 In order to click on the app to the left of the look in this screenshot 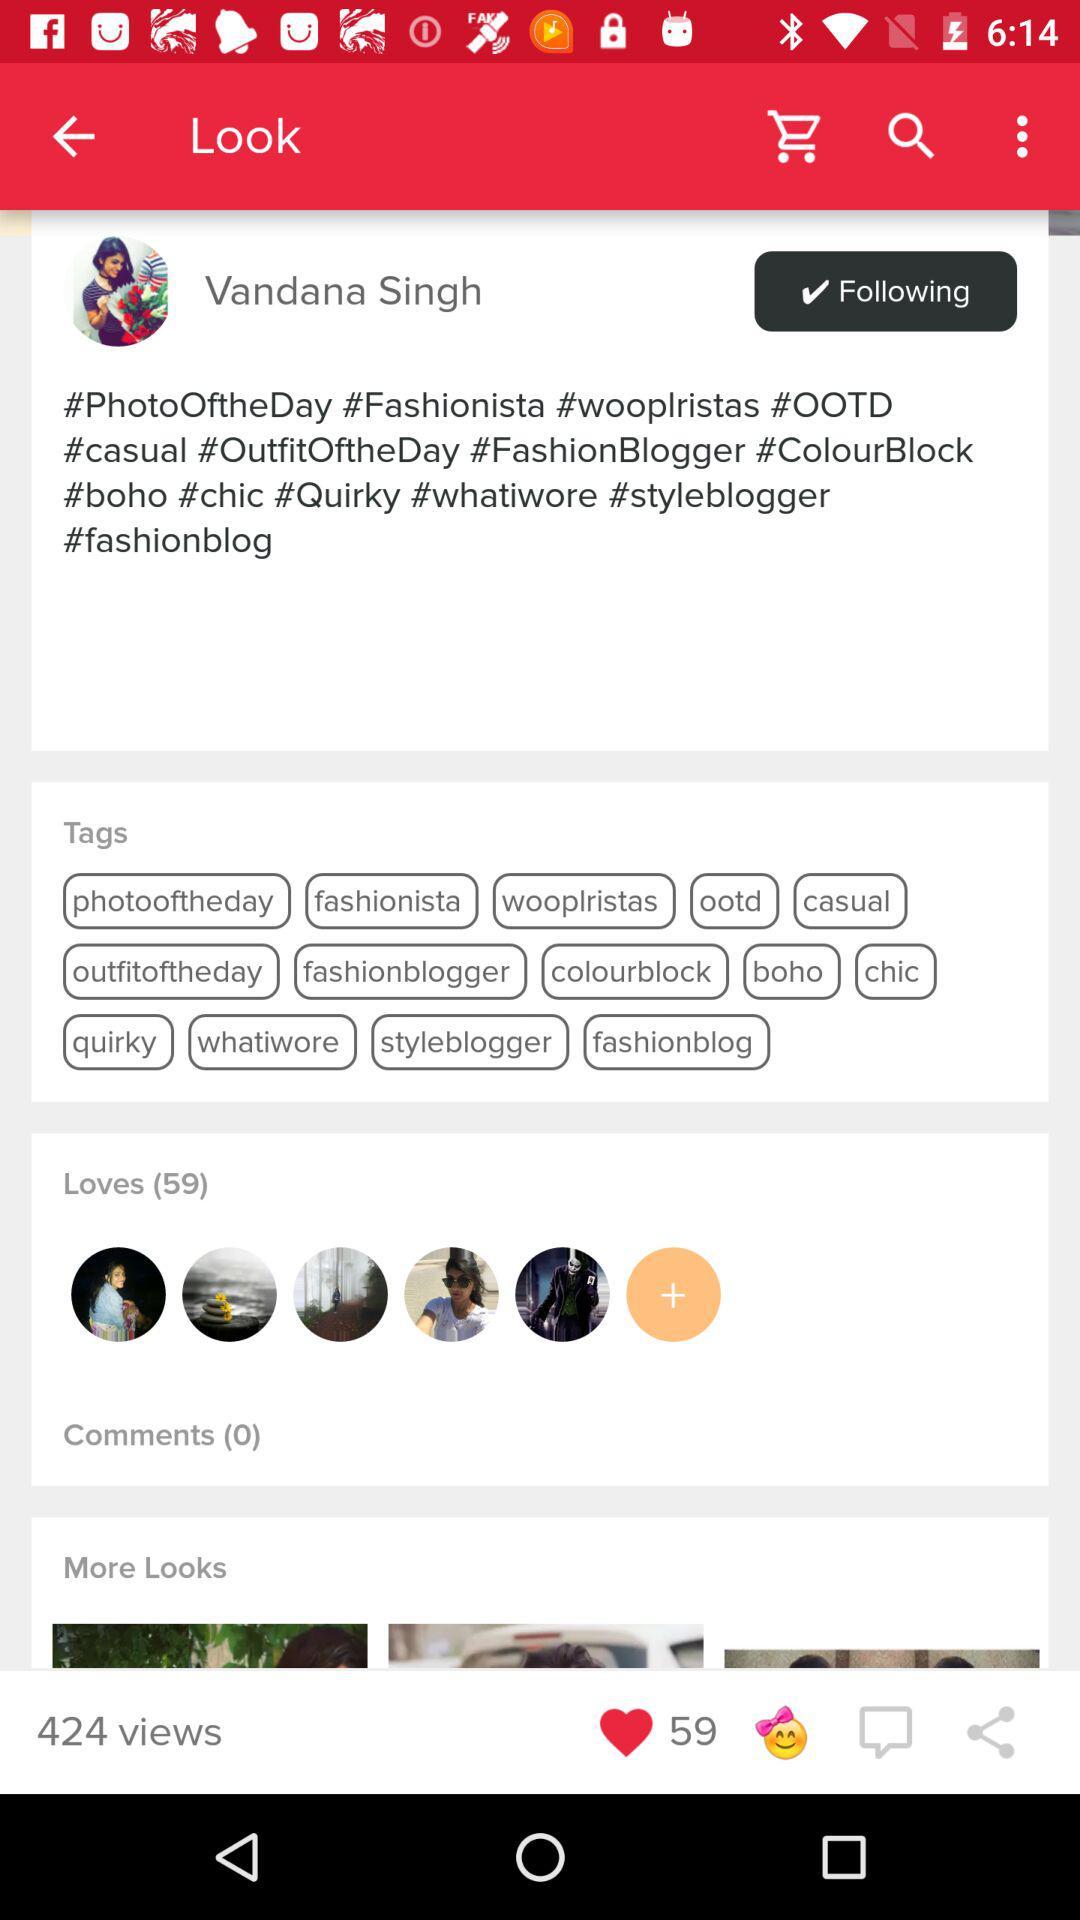, I will do `click(72, 135)`.